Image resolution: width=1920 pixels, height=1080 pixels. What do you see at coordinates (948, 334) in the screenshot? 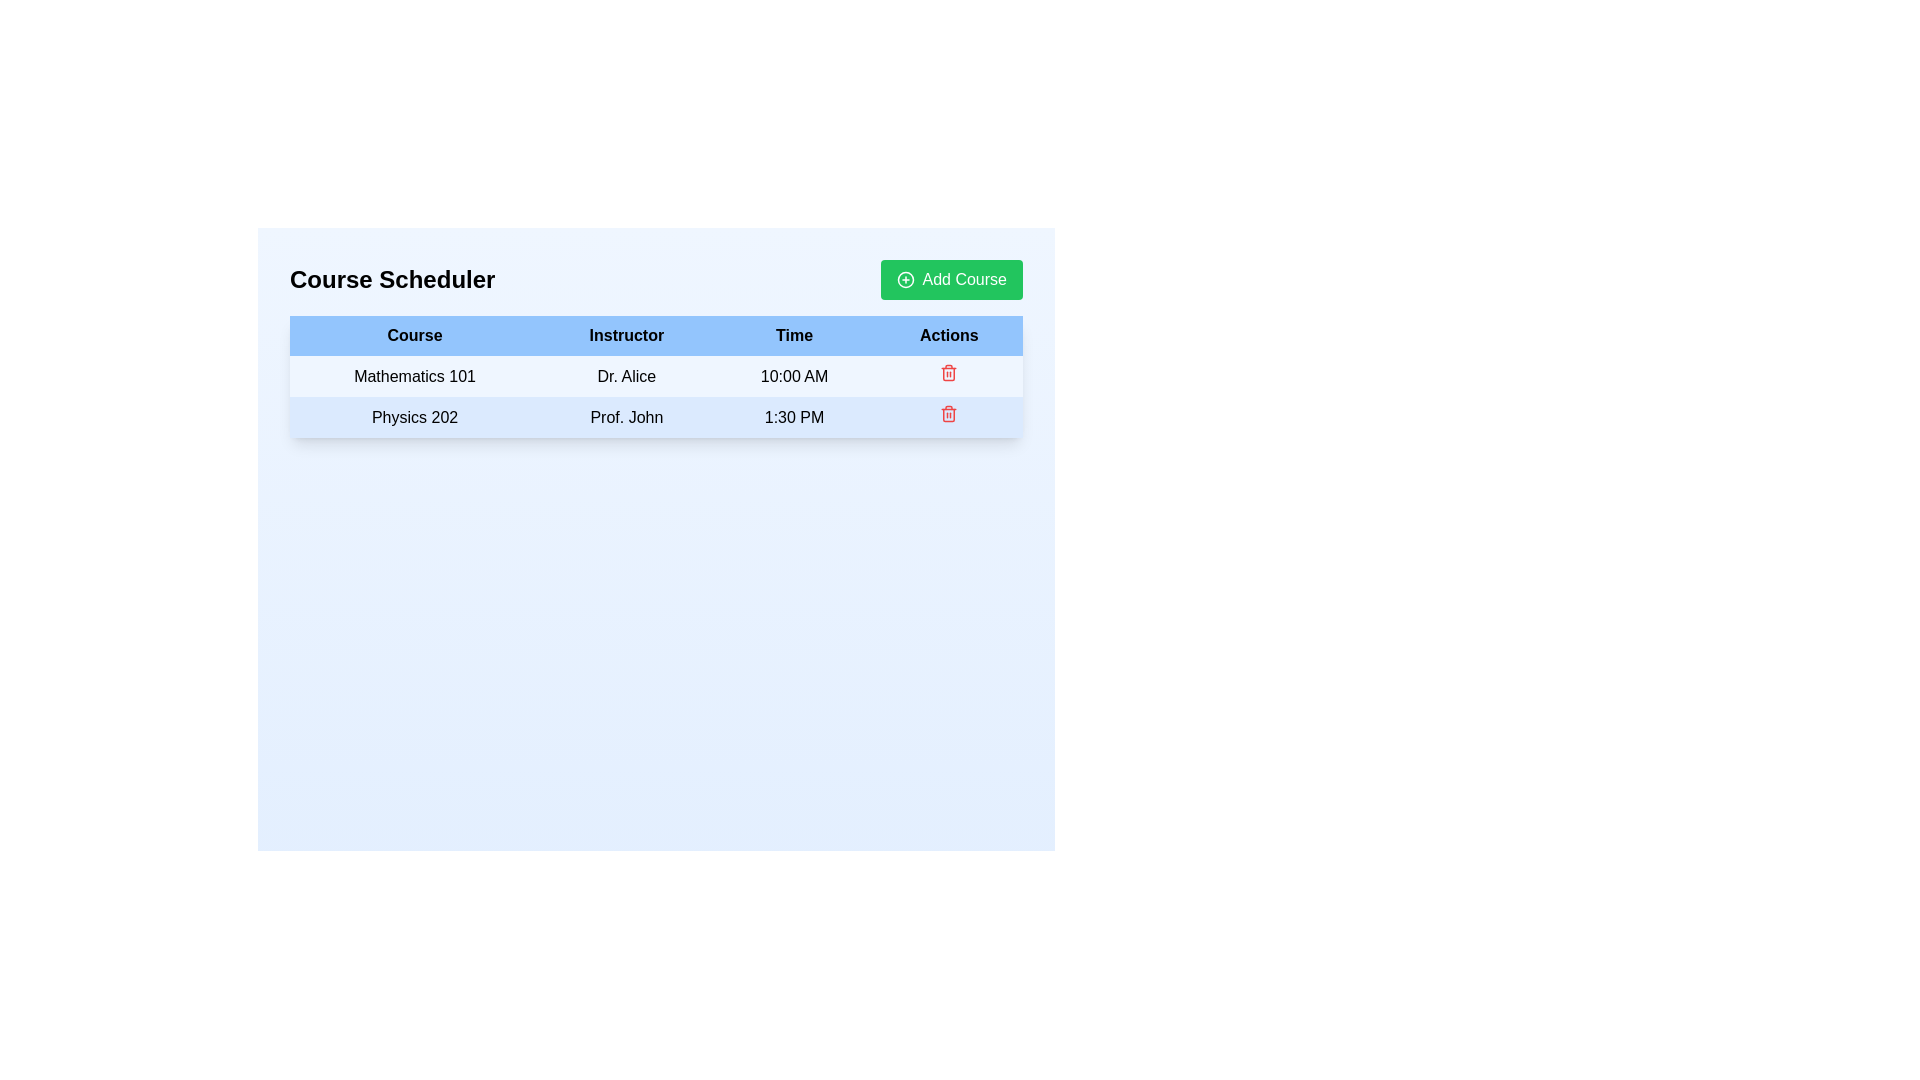
I see `the header label for the 'Actions' column in the table, located at the top-right corner after 'Course', 'Instructor', and 'Time'` at bounding box center [948, 334].